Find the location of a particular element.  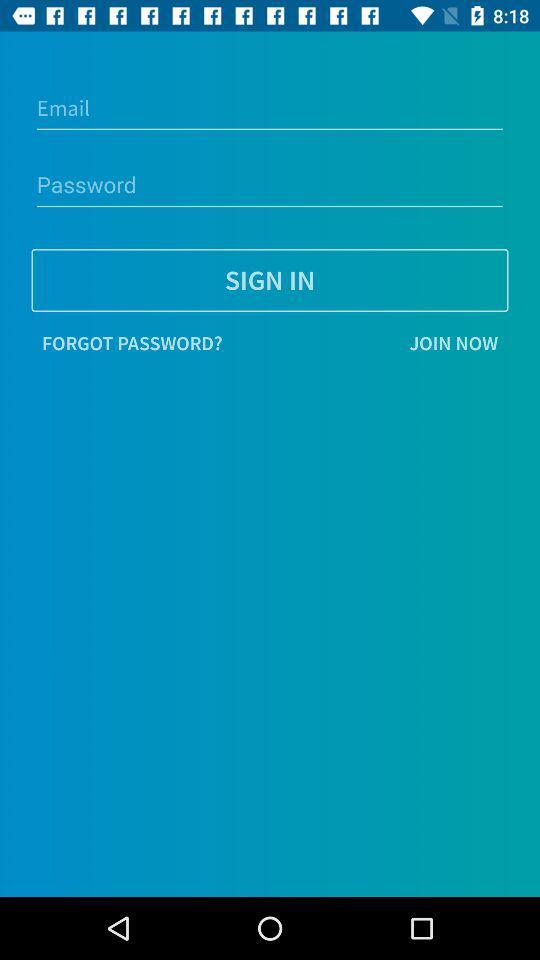

item next to the join now icon is located at coordinates (132, 343).